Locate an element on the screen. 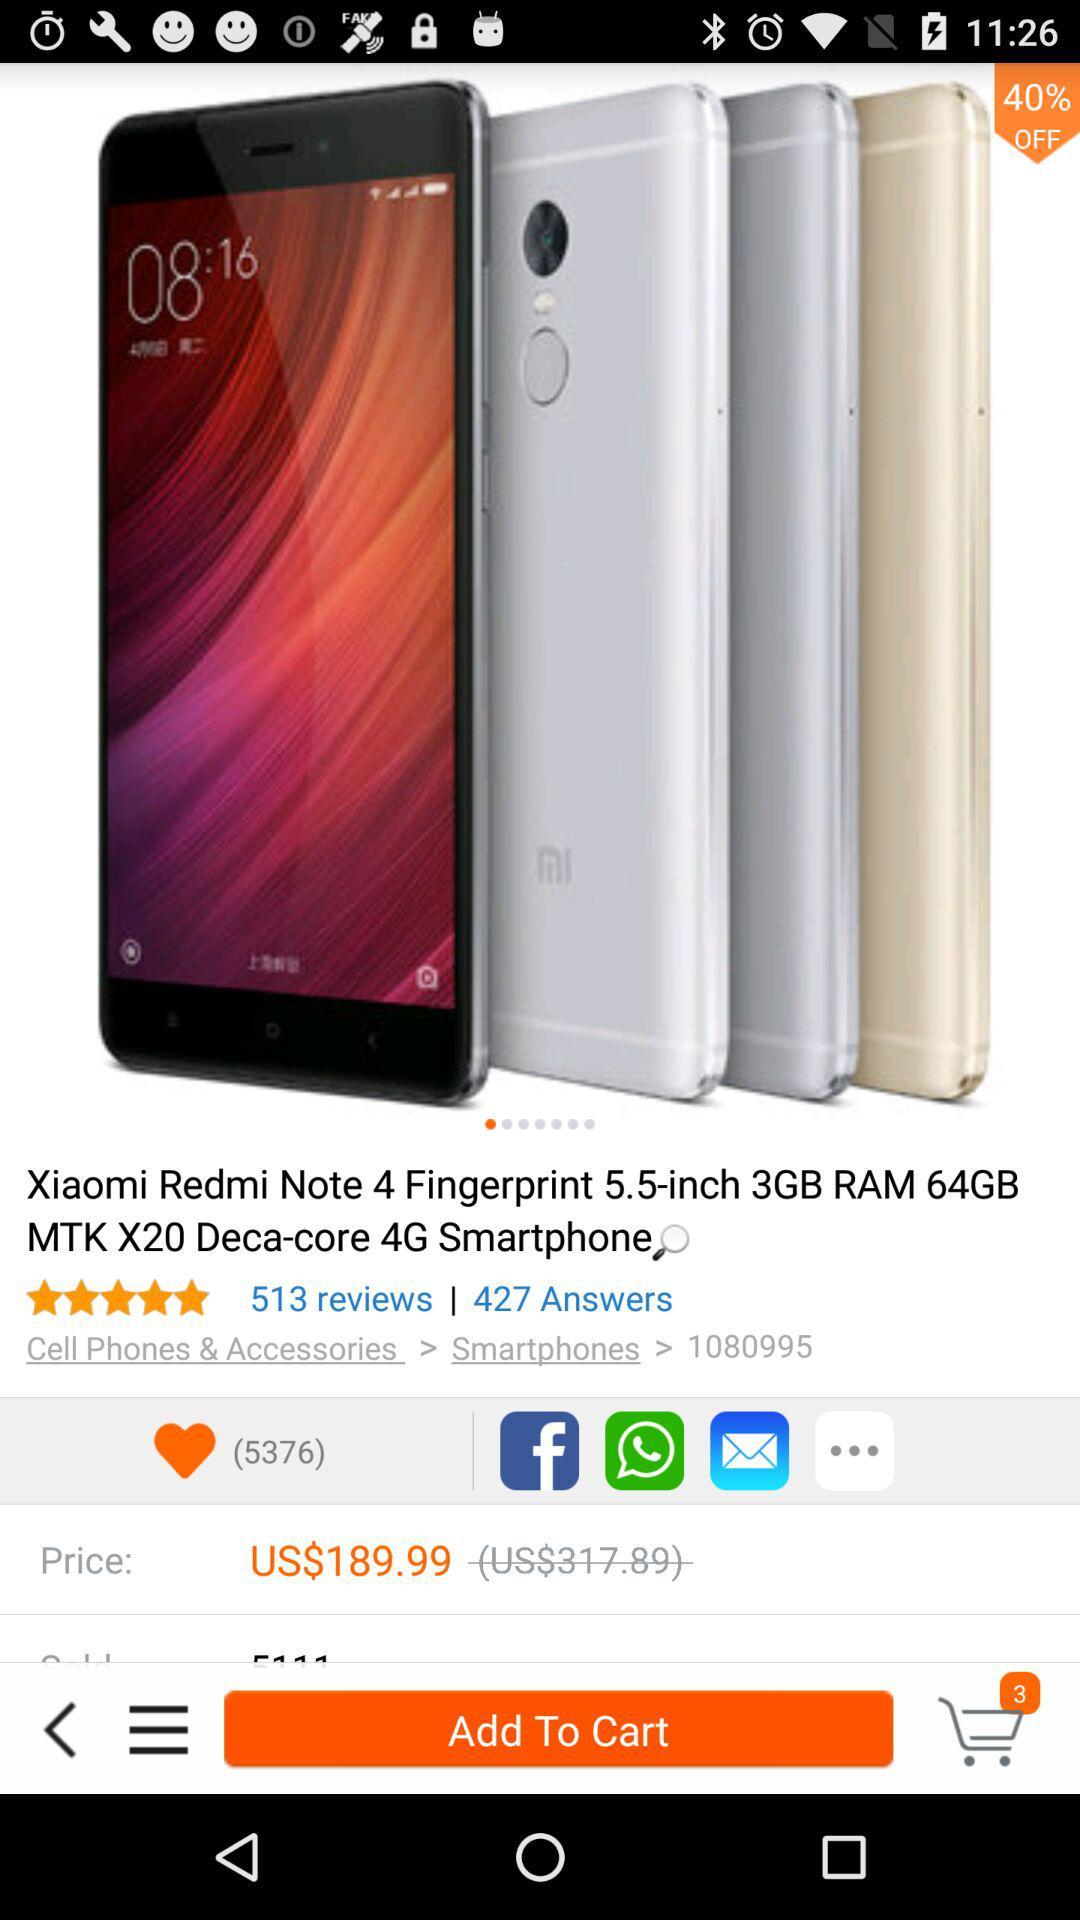 The image size is (1080, 1920). share via facebook is located at coordinates (538, 1450).